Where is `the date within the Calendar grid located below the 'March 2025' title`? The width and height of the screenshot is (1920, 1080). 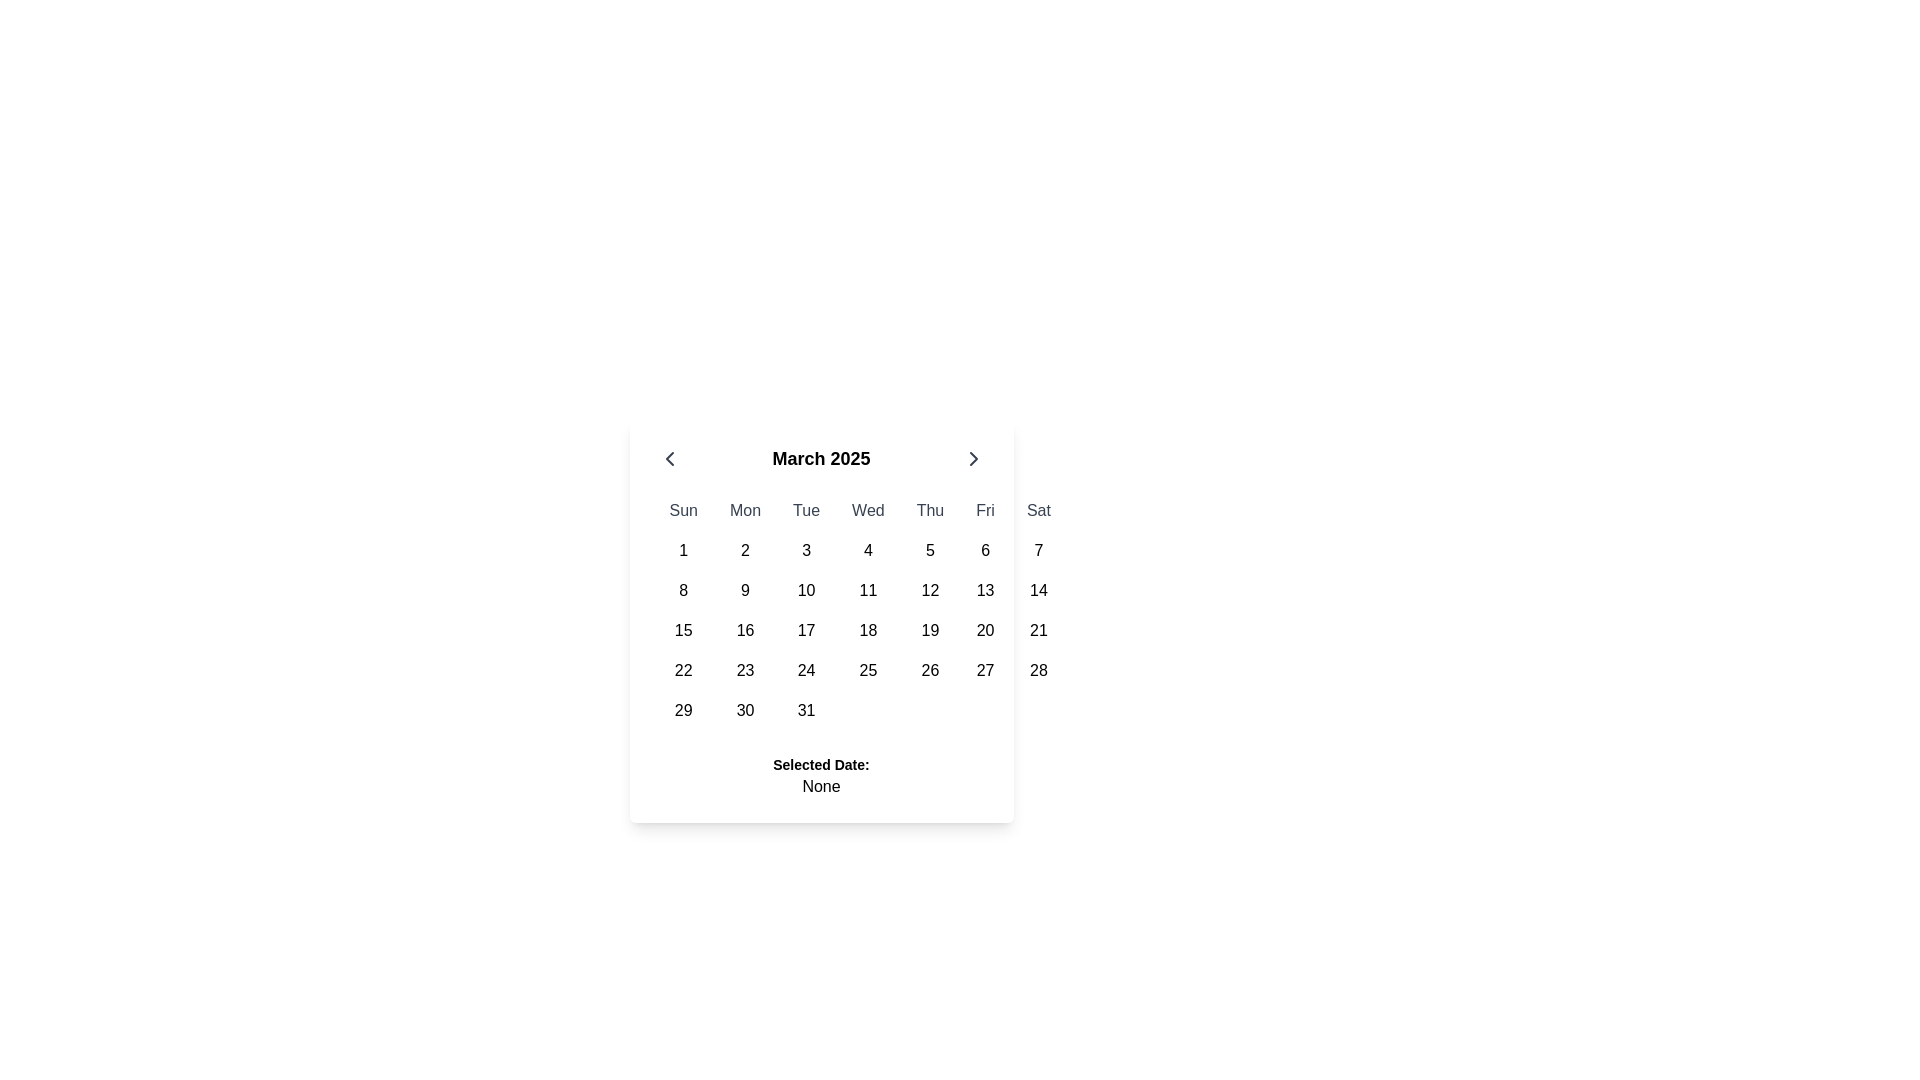 the date within the Calendar grid located below the 'March 2025' title is located at coordinates (860, 609).